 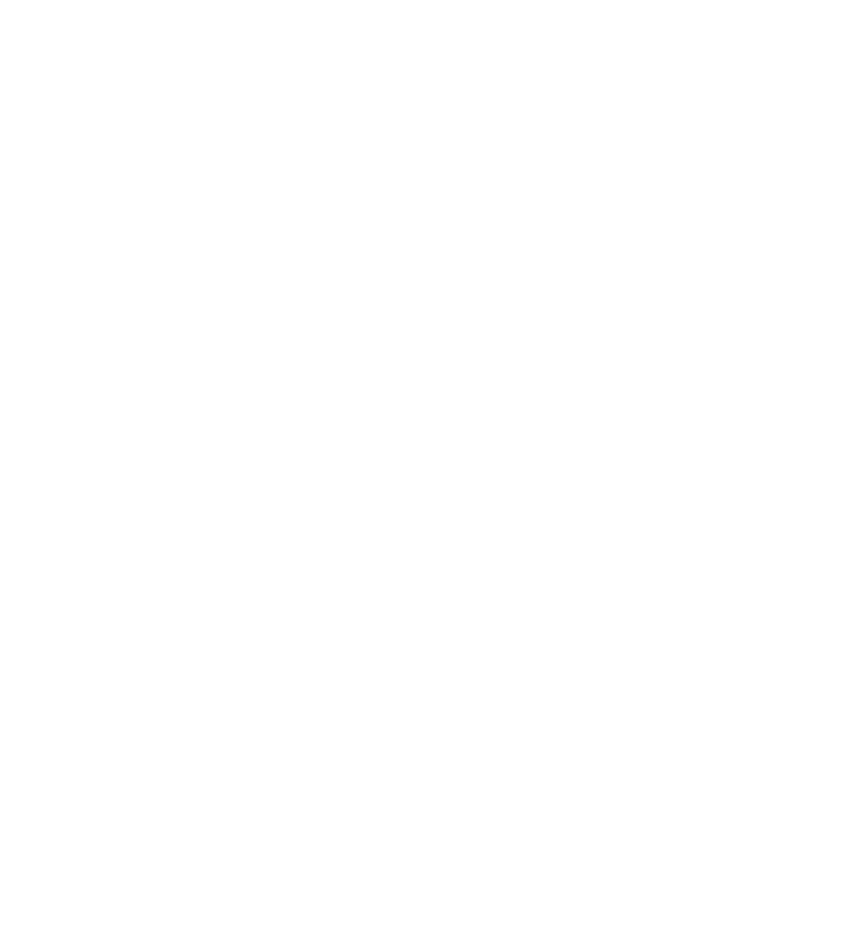 I want to click on 'Discover More From Informa Tech', so click(x=424, y=266).